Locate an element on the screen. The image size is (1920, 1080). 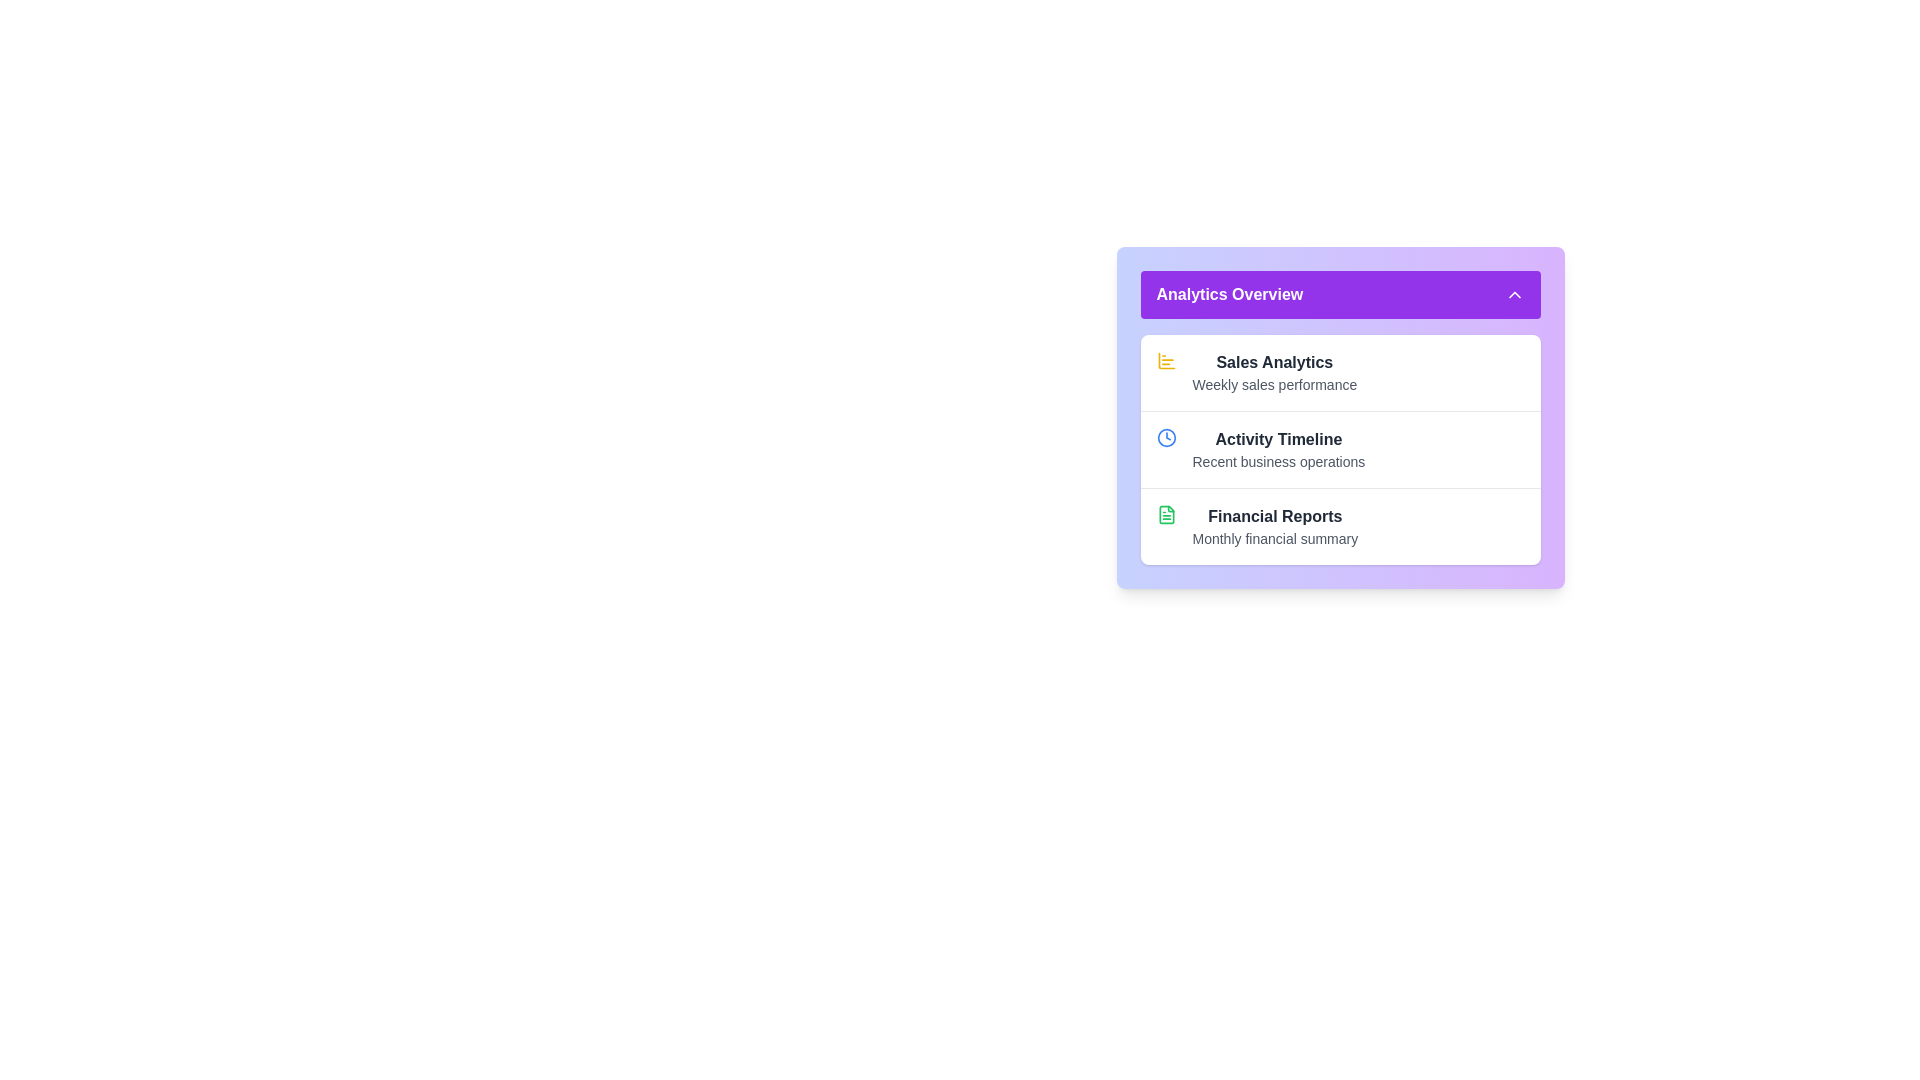
the clock icon representing time tracking in the 'Activity Timeline' section of the 'Analytics Overview' panel is located at coordinates (1166, 437).